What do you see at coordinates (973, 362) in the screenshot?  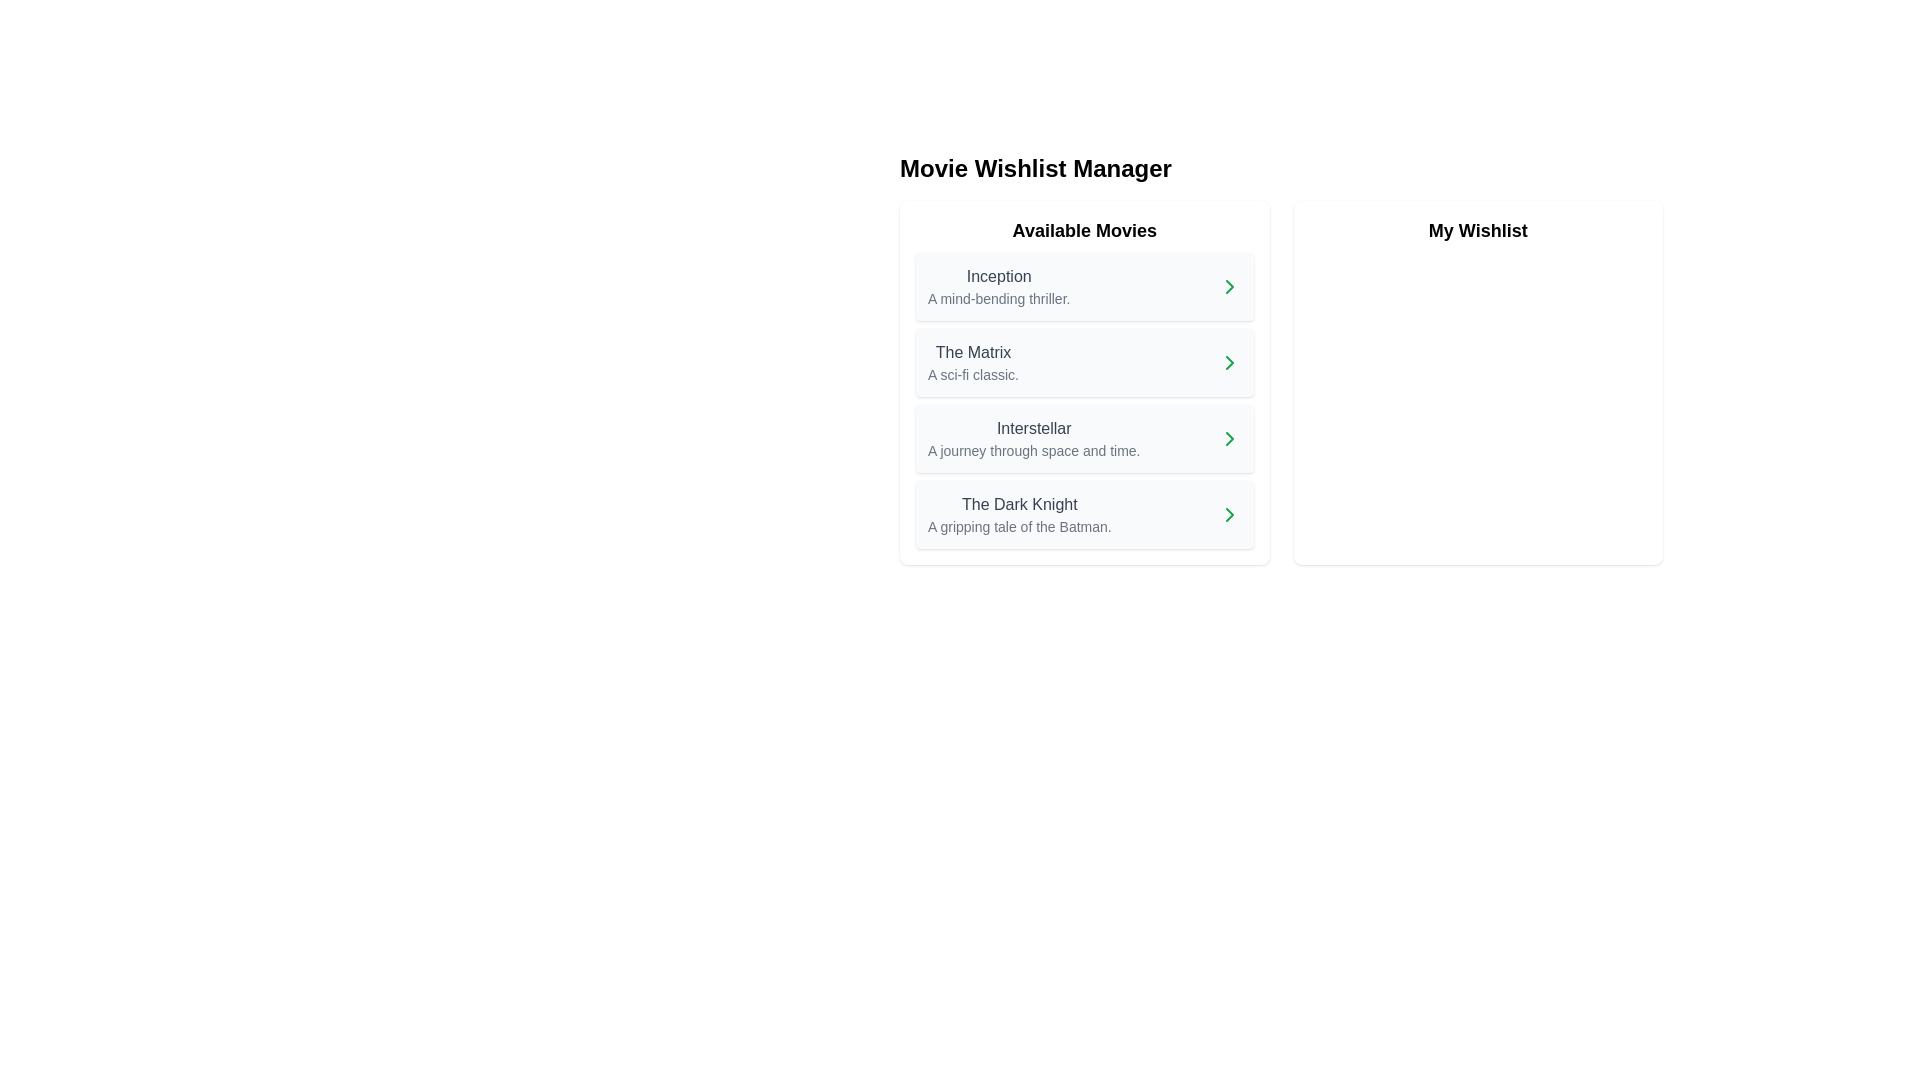 I see `text displayed in the second movie information block in the 'Available Movies' section, which contains the title and description of the movie` at bounding box center [973, 362].